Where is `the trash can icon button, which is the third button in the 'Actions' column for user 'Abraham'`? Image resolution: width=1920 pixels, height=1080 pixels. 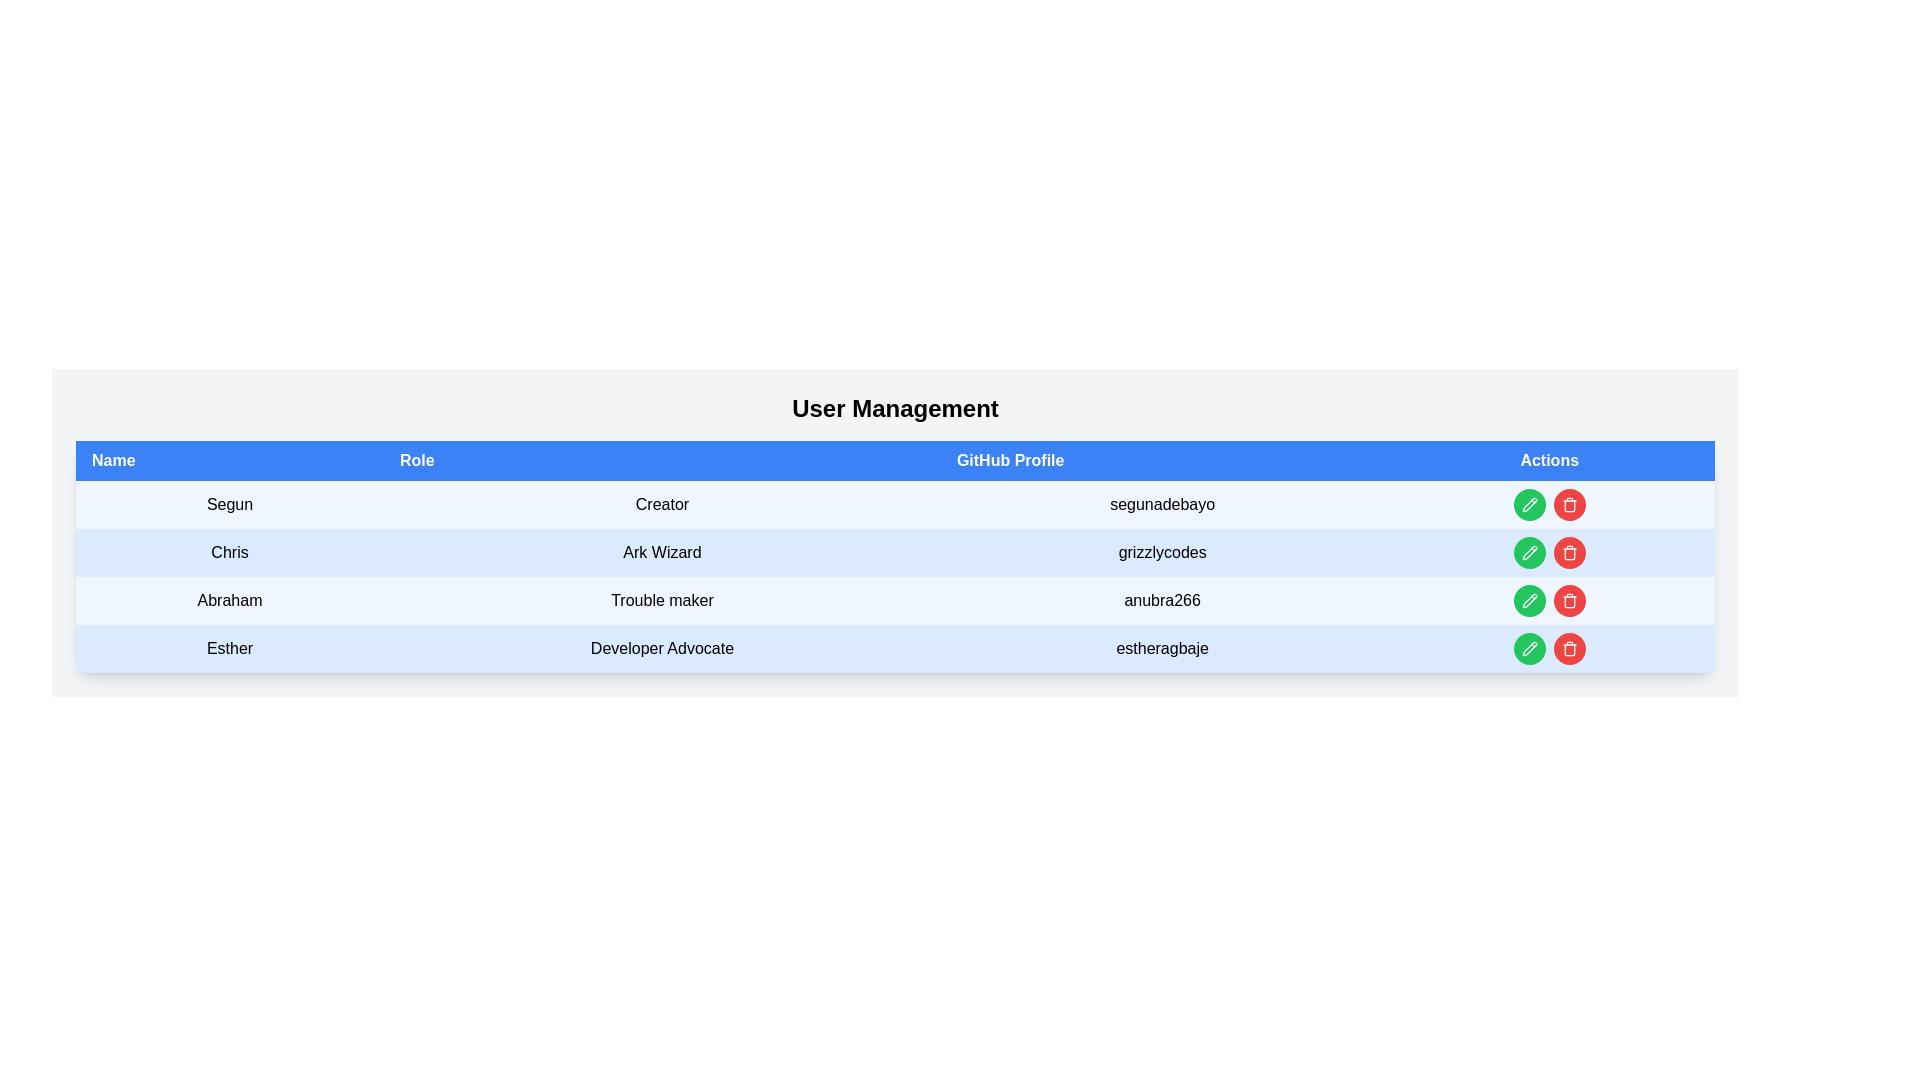
the trash can icon button, which is the third button in the 'Actions' column for user 'Abraham' is located at coordinates (1568, 600).